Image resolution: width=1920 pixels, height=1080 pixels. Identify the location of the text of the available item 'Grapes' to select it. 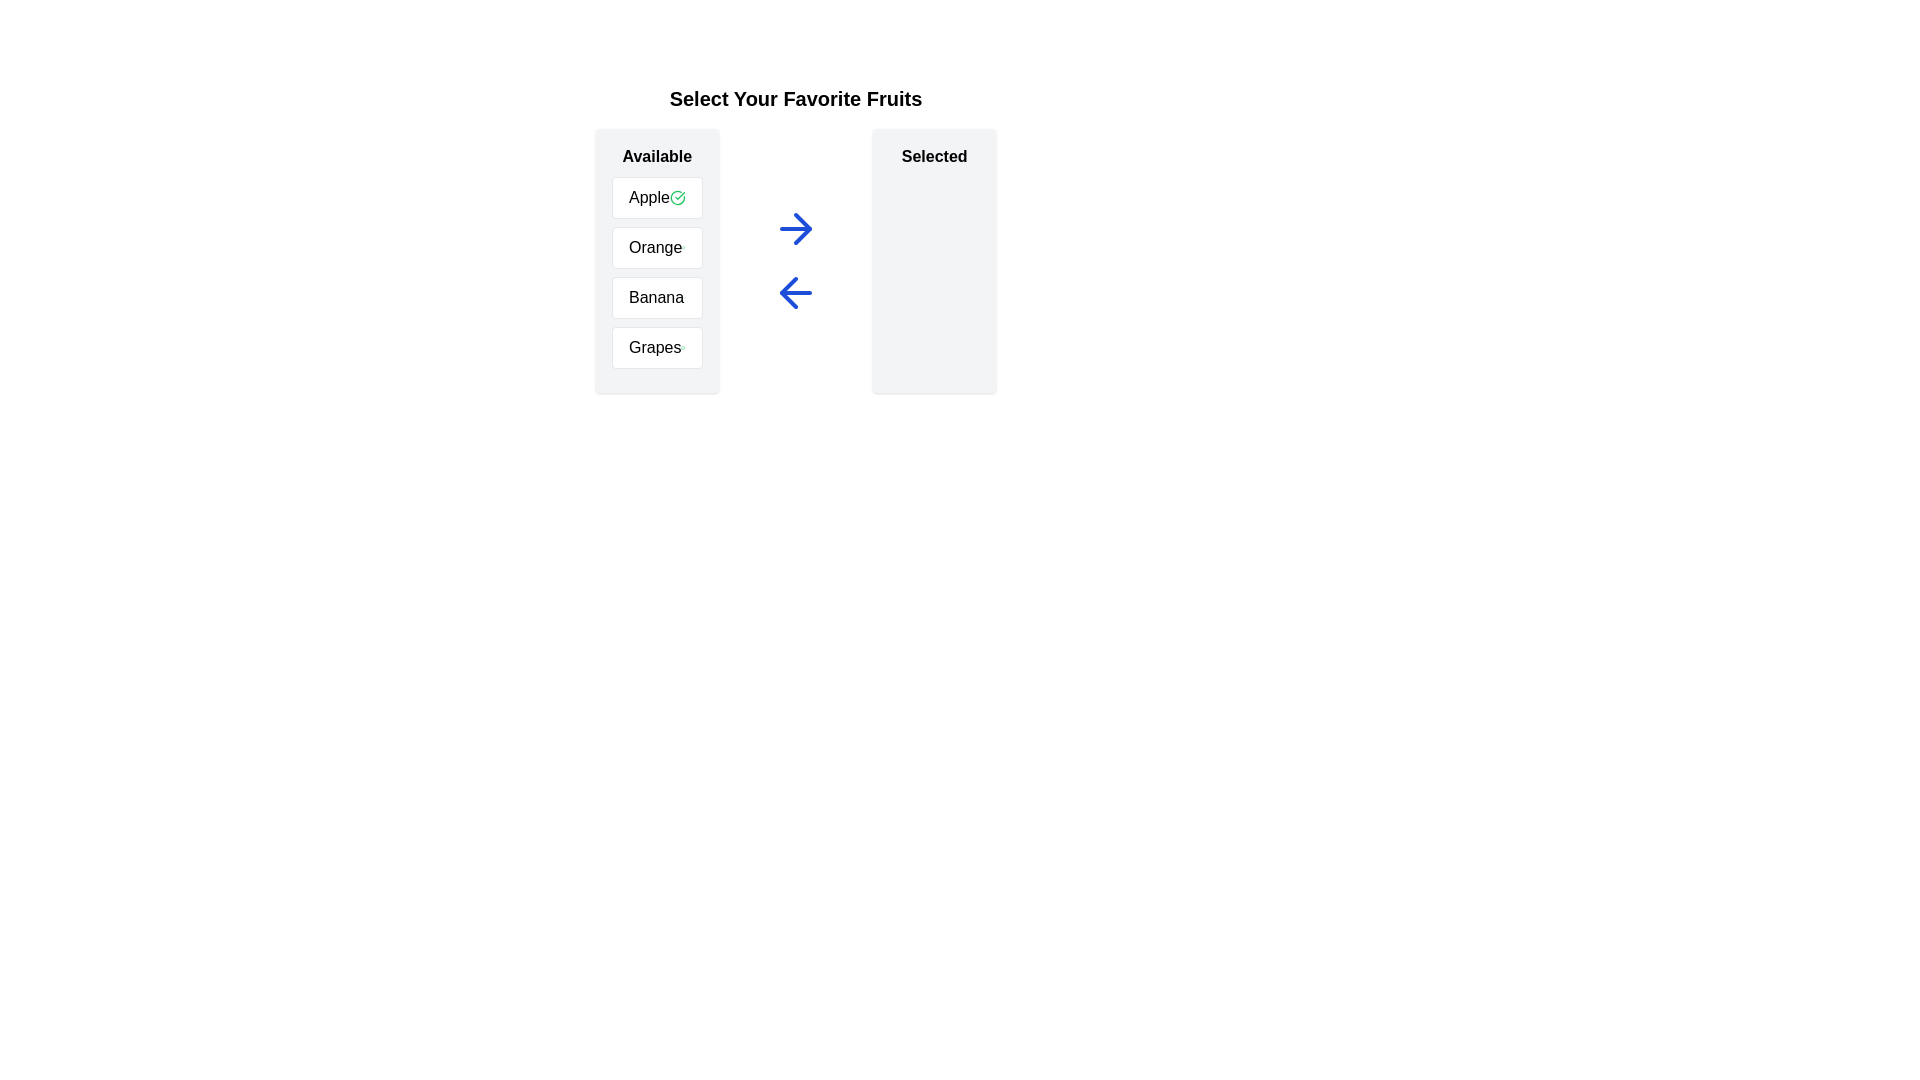
(657, 346).